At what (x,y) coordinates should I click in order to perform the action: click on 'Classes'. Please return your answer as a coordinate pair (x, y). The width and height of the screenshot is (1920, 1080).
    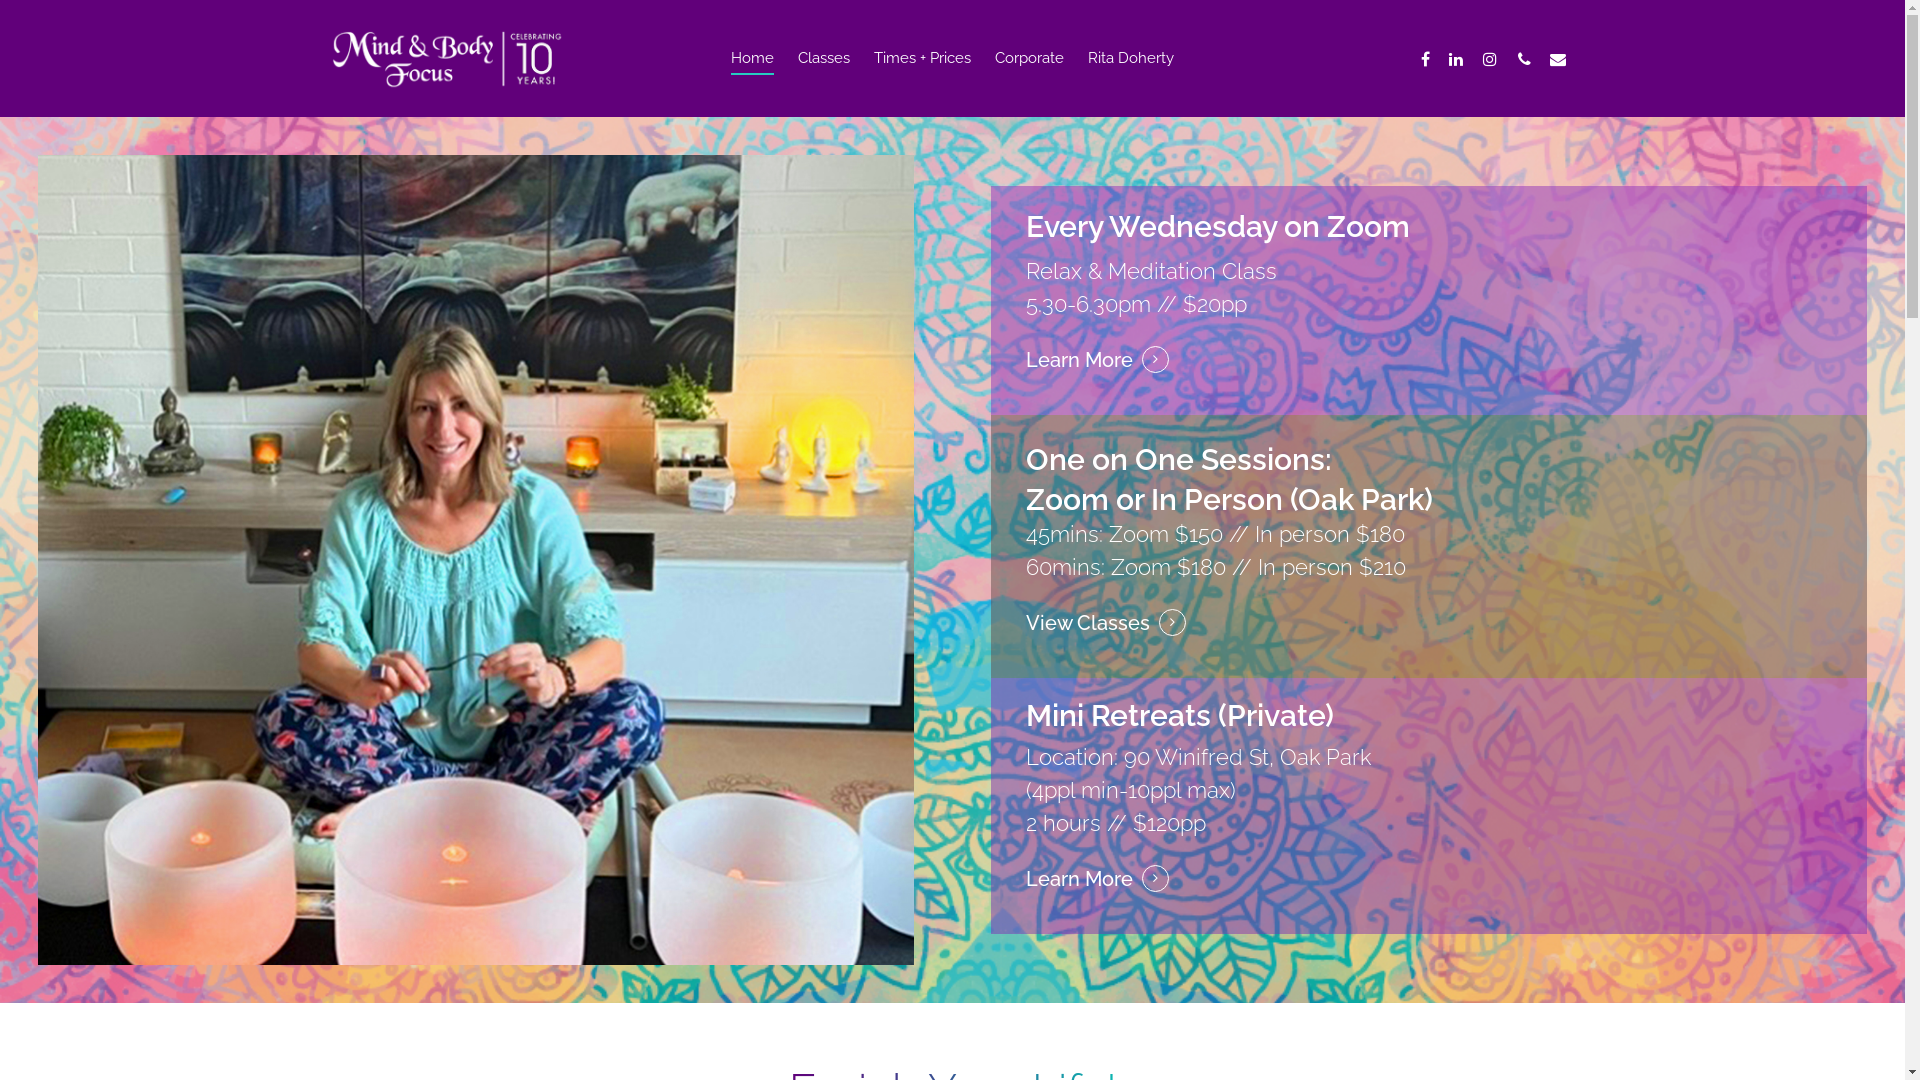
    Looking at the image, I should click on (824, 72).